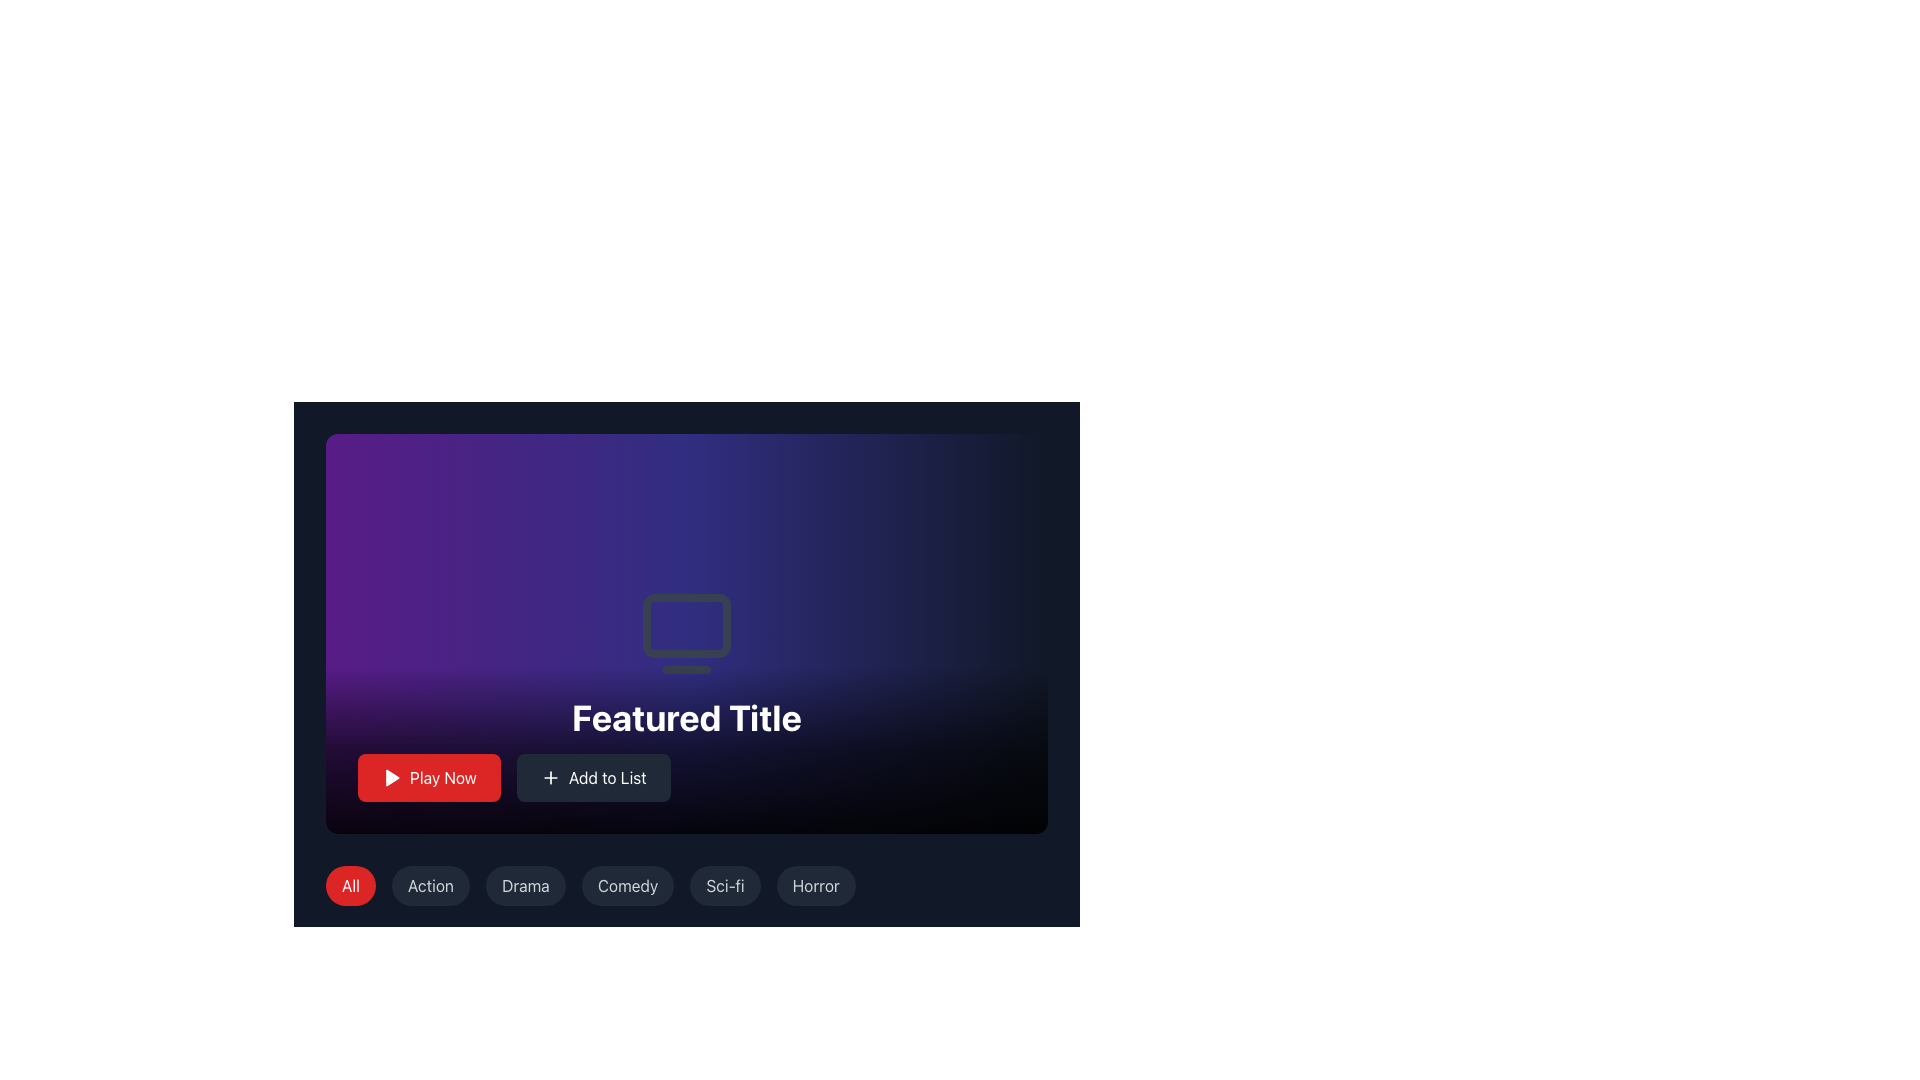 The width and height of the screenshot is (1920, 1080). I want to click on the 'Drama' category selector button, so click(525, 885).